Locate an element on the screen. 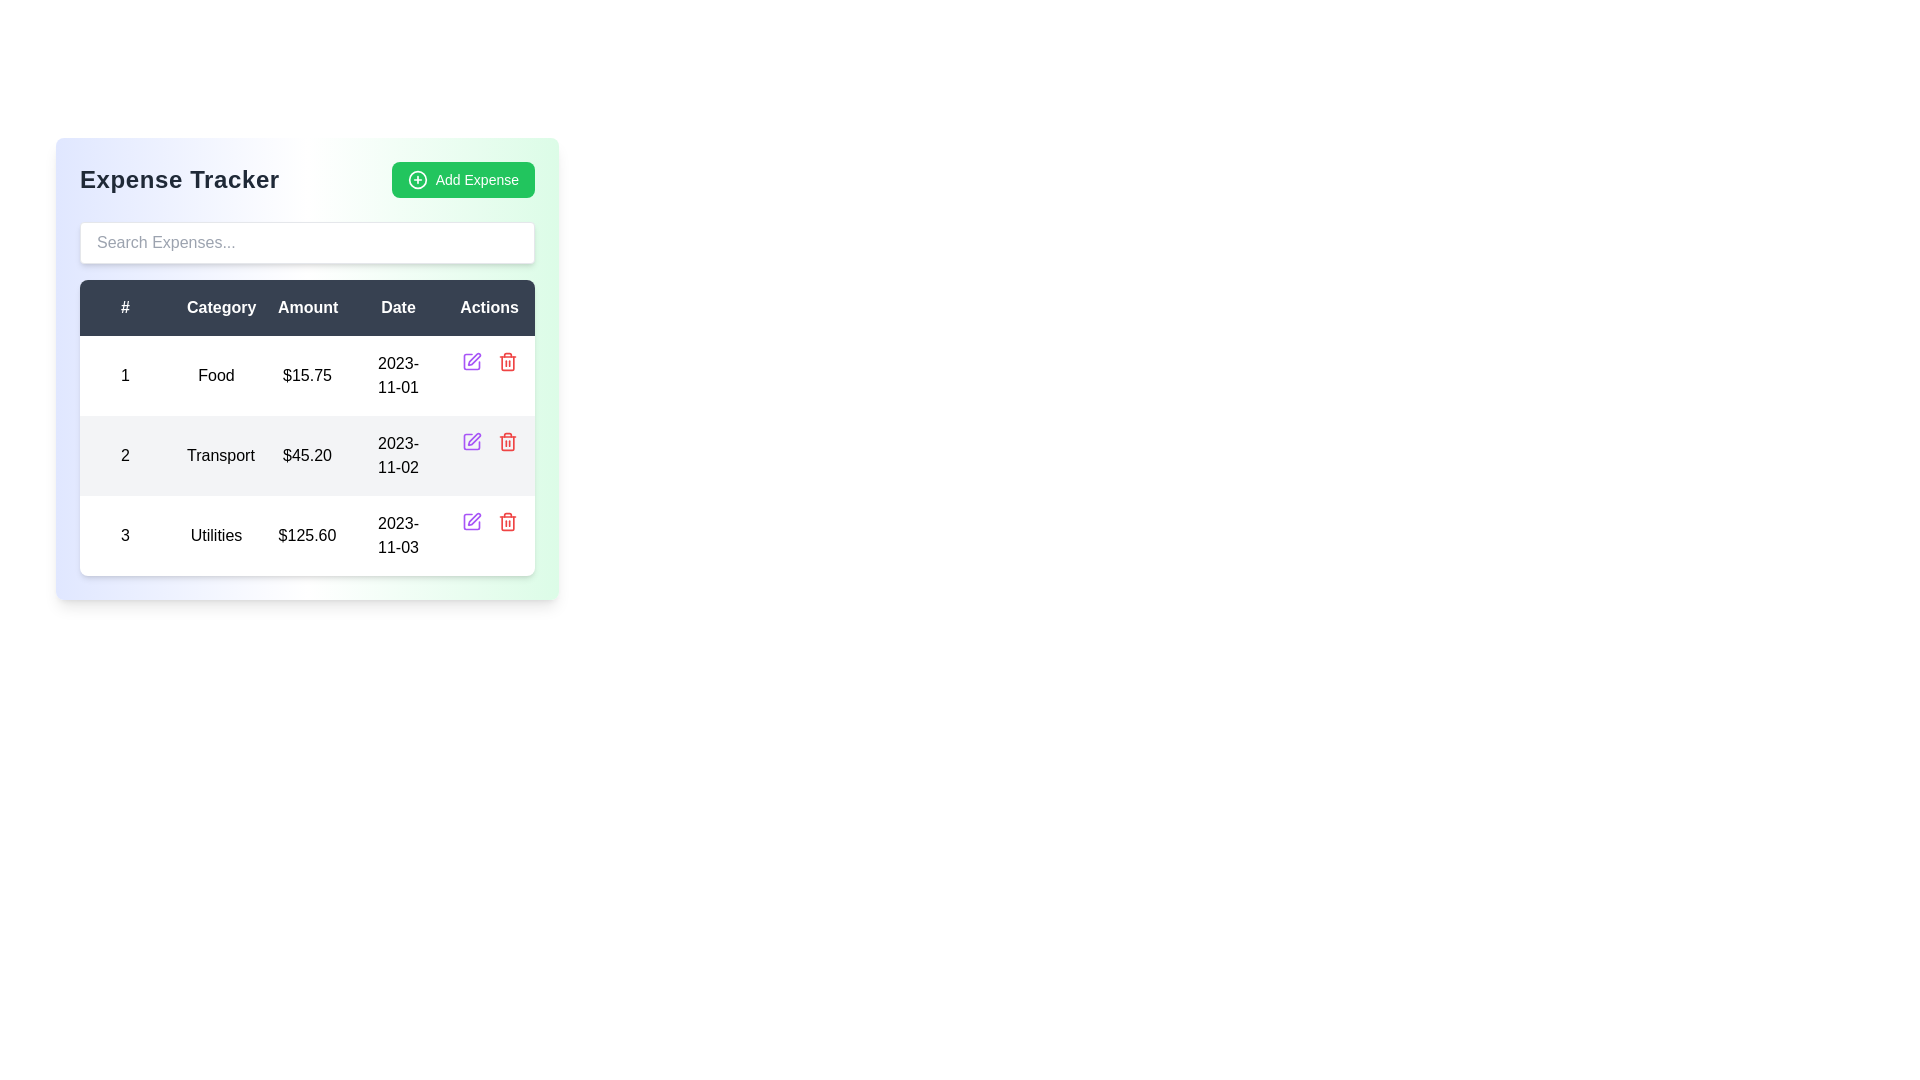 The height and width of the screenshot is (1080, 1920). the delete icon located in the 'Actions' column of the second row associated with the 'Transport' entry in the expense tracker table to initiate delete is located at coordinates (507, 441).